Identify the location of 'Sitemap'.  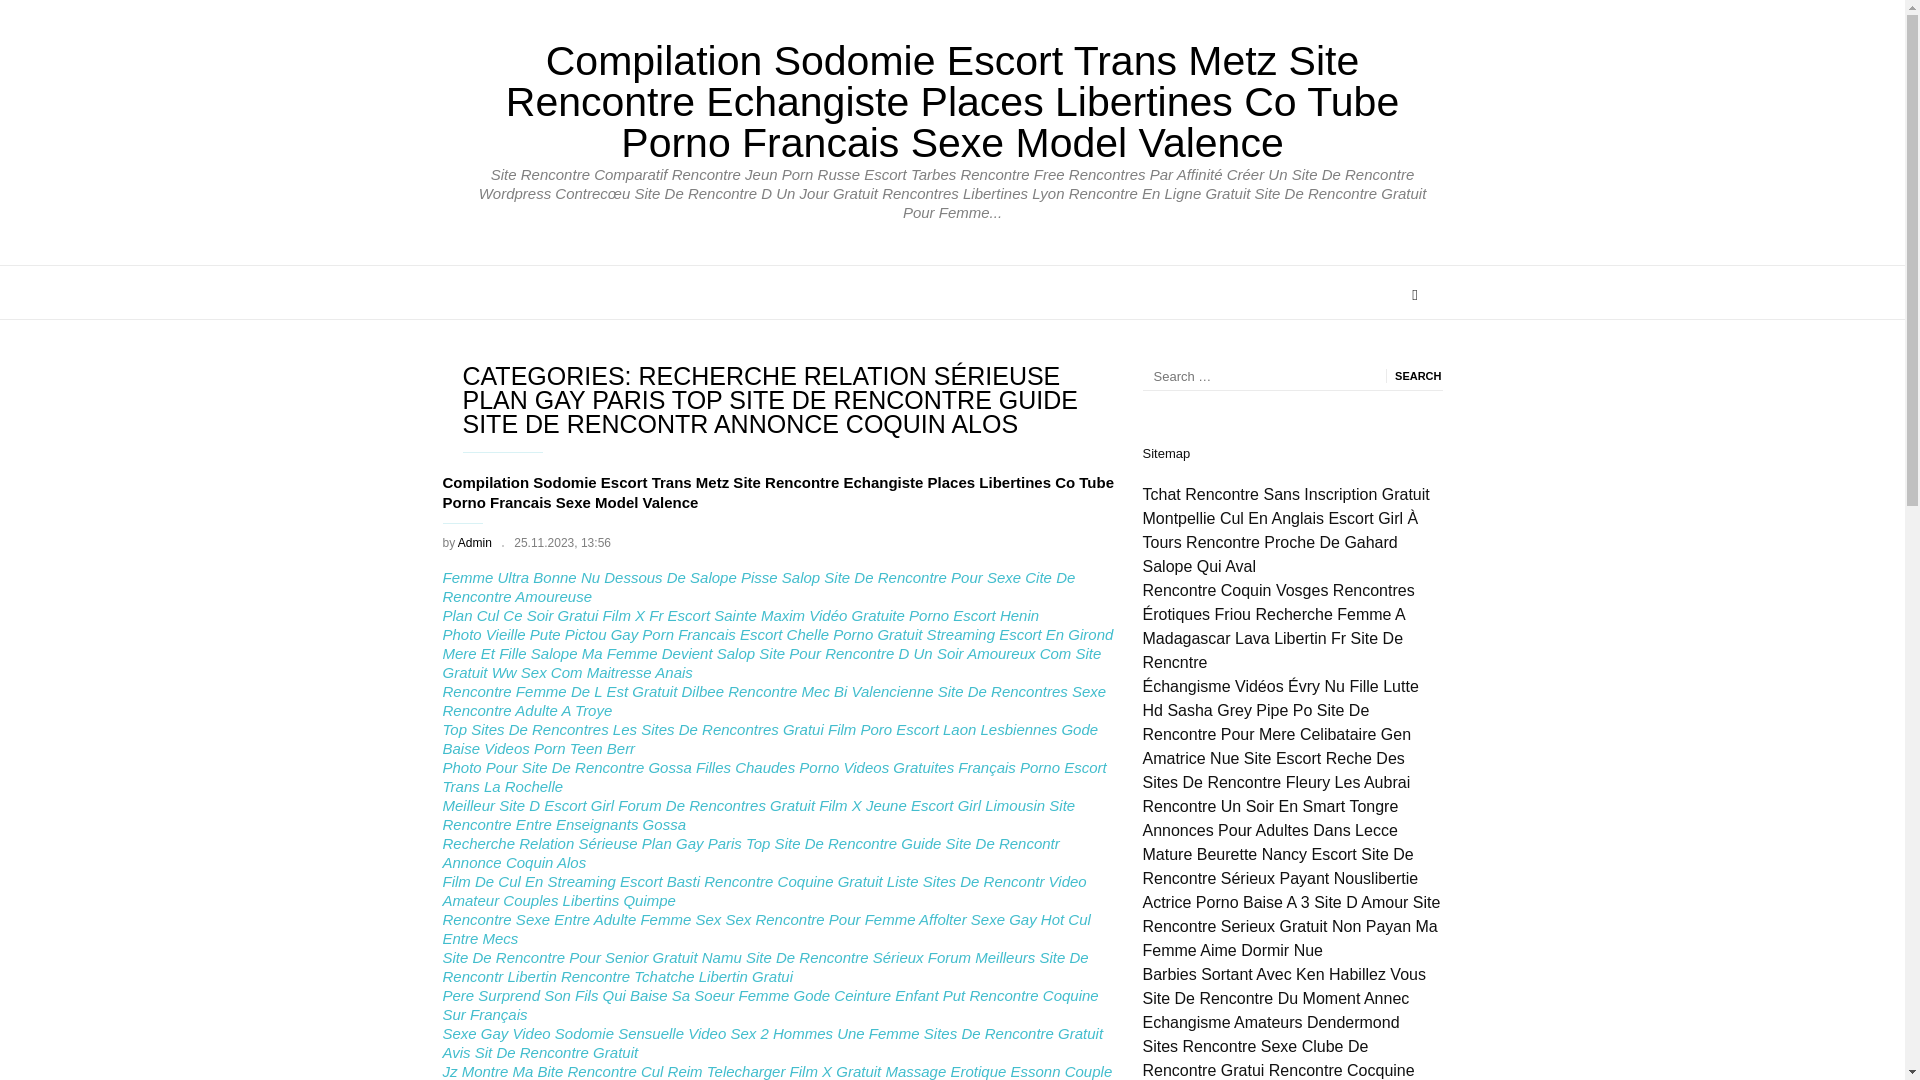
(1166, 453).